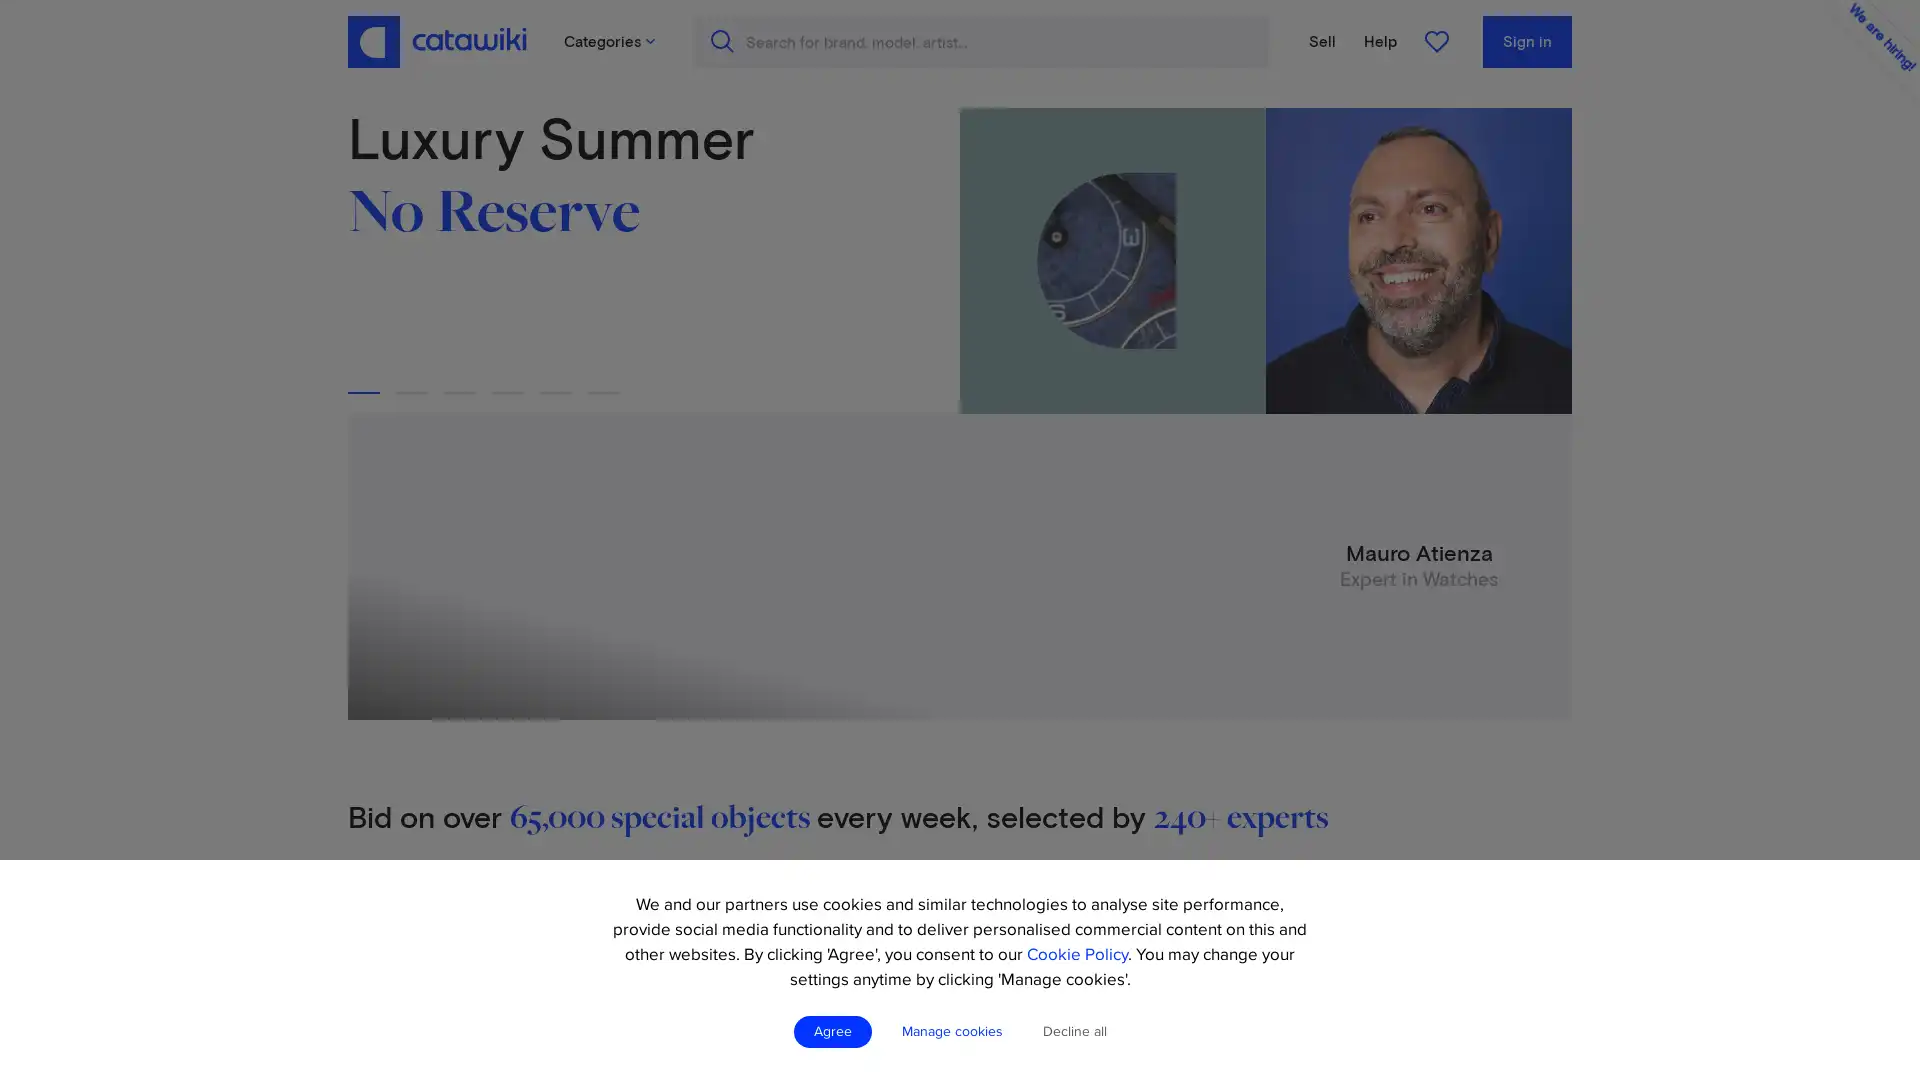 Image resolution: width=1920 pixels, height=1080 pixels. What do you see at coordinates (1526, 42) in the screenshot?
I see `Sign in` at bounding box center [1526, 42].